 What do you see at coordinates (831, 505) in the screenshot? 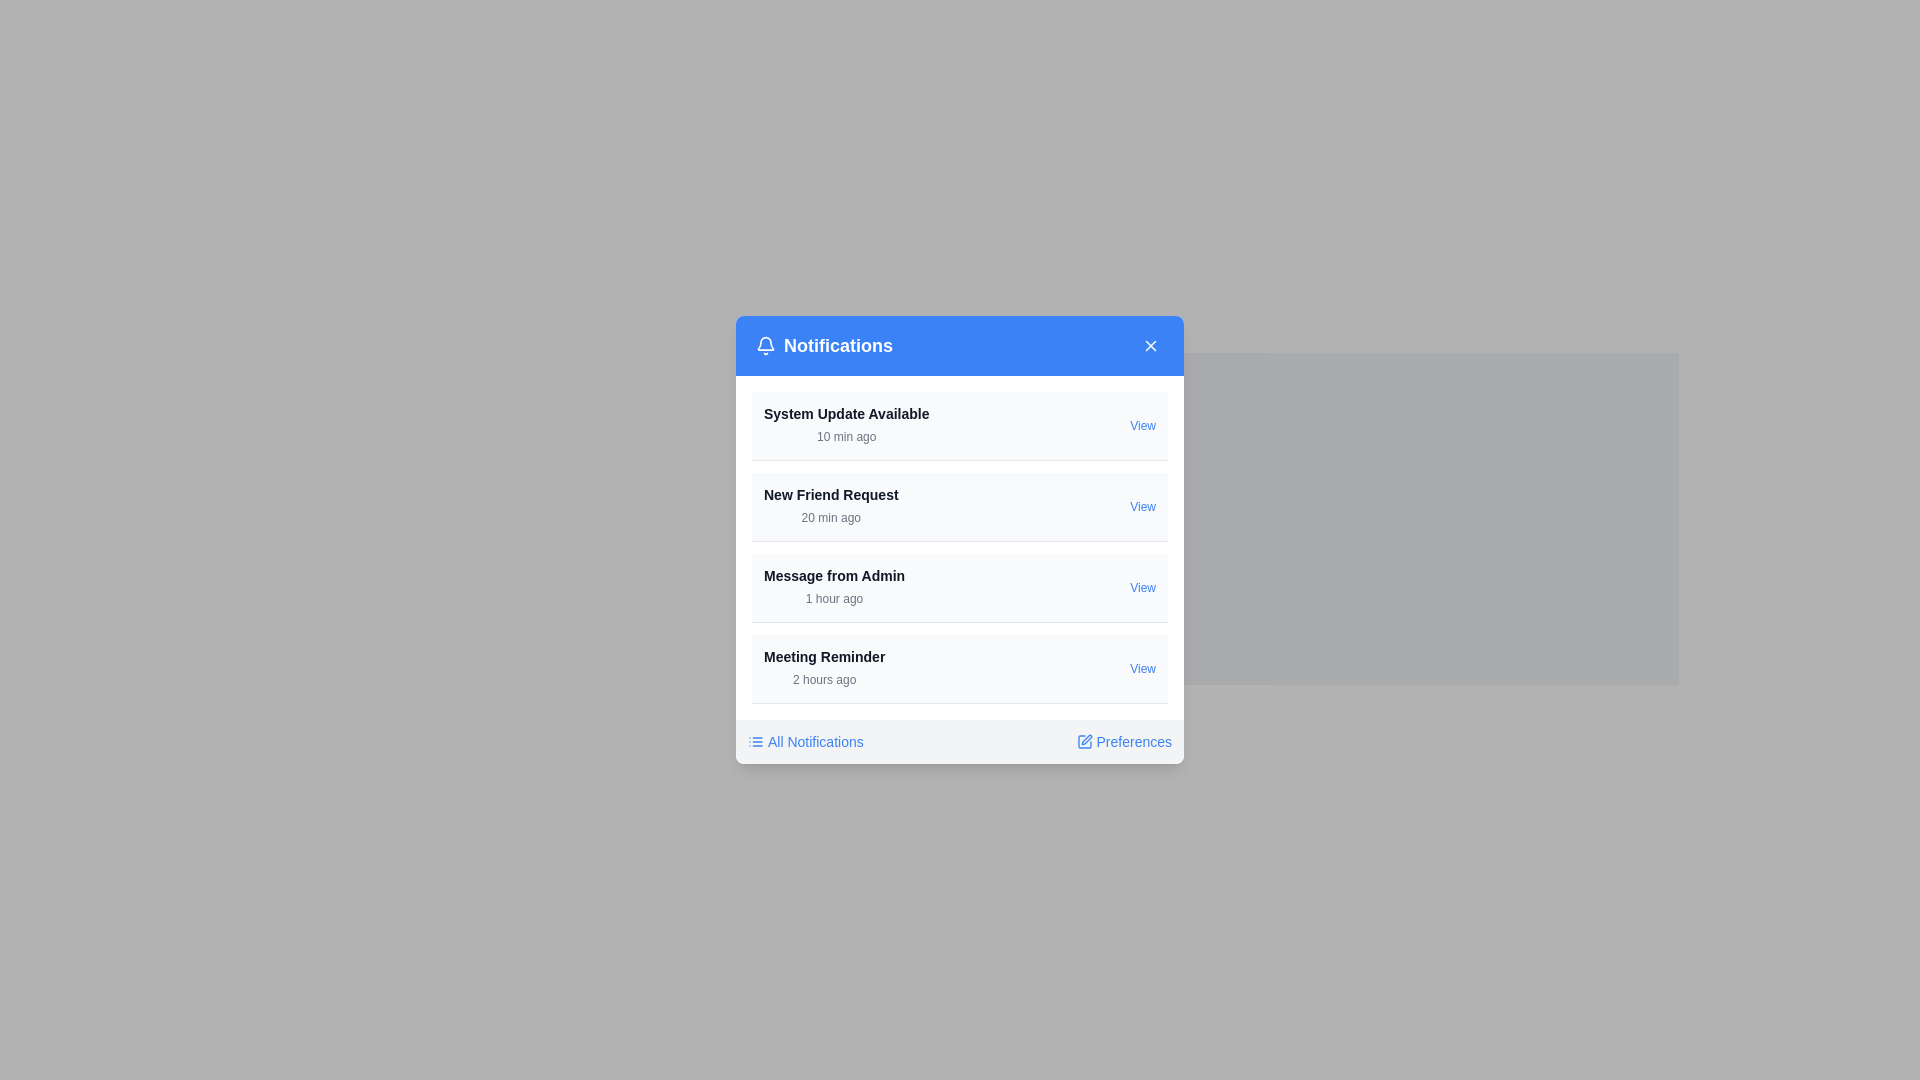
I see `the notification item indicating a new friend request received 20 minutes ago, which is the second item in the notification list` at bounding box center [831, 505].